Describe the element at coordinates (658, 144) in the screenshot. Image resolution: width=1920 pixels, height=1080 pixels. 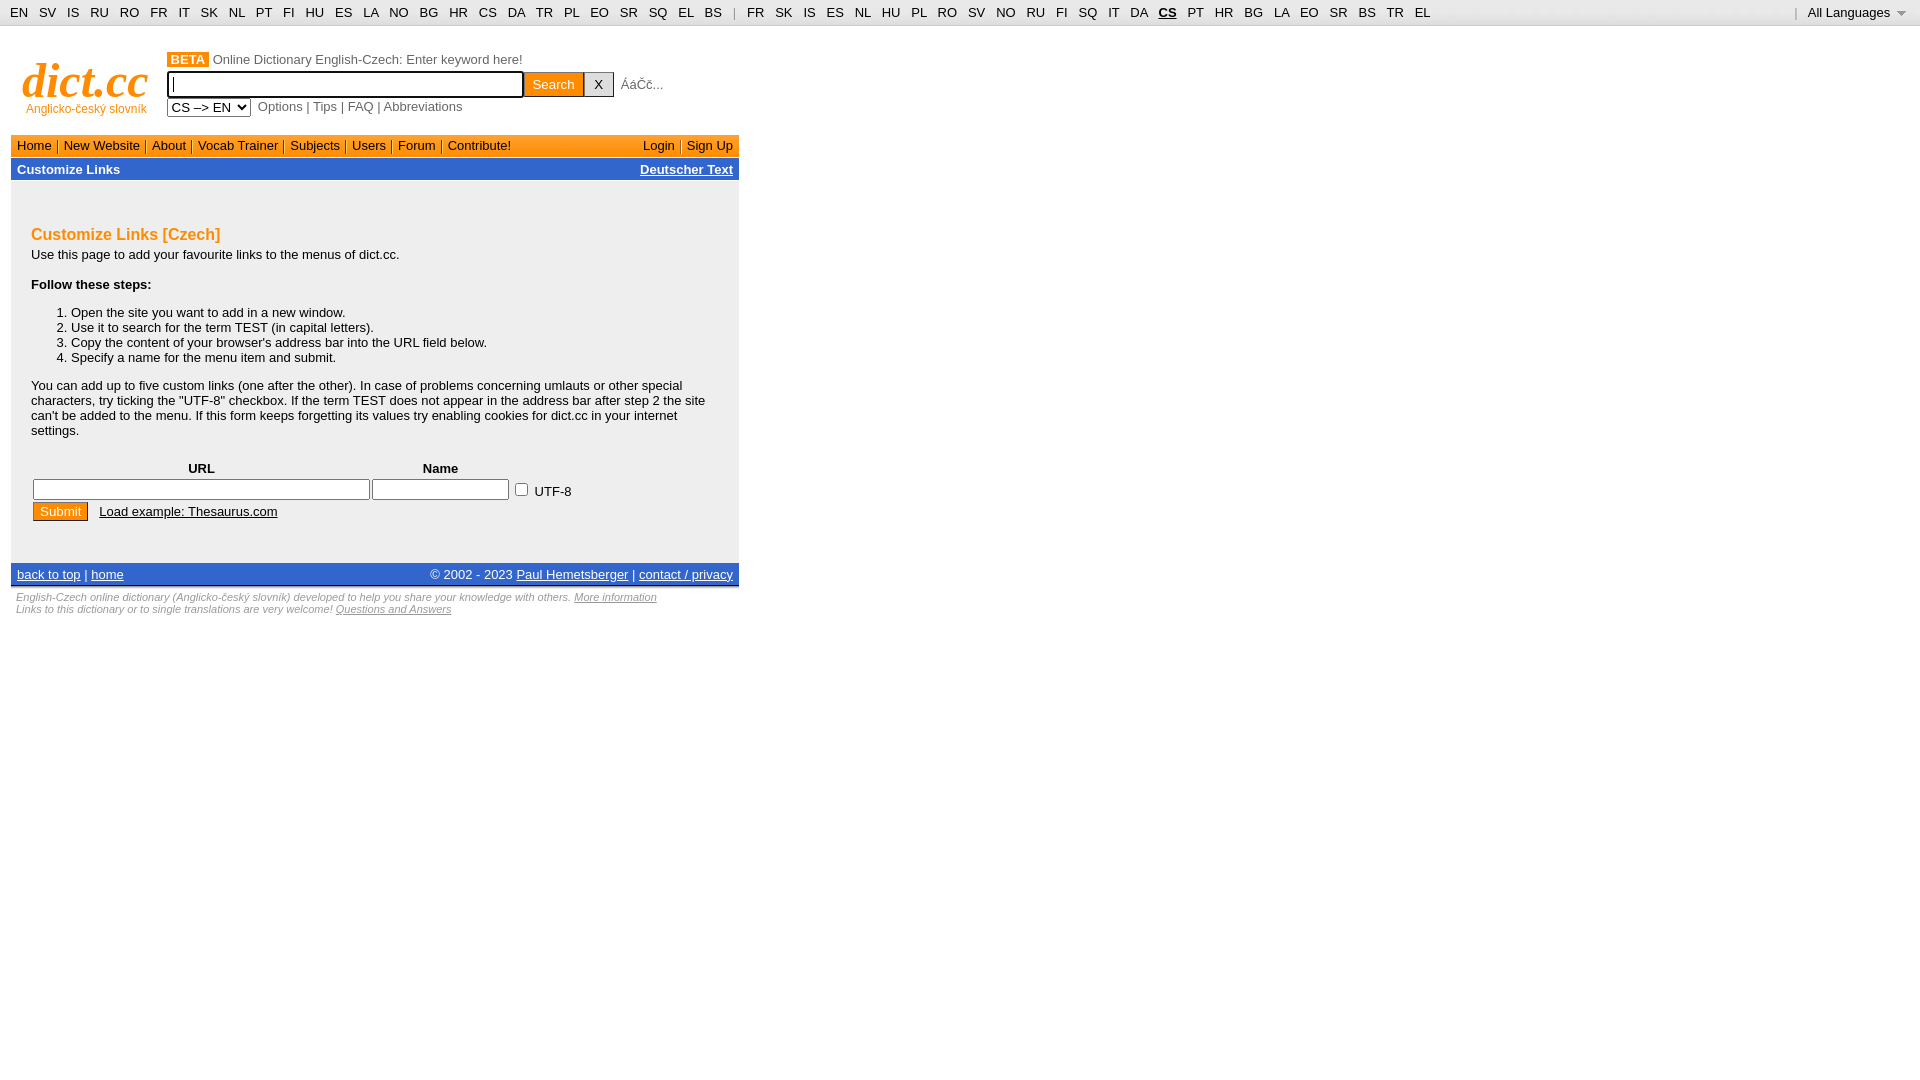
I see `'Login'` at that location.